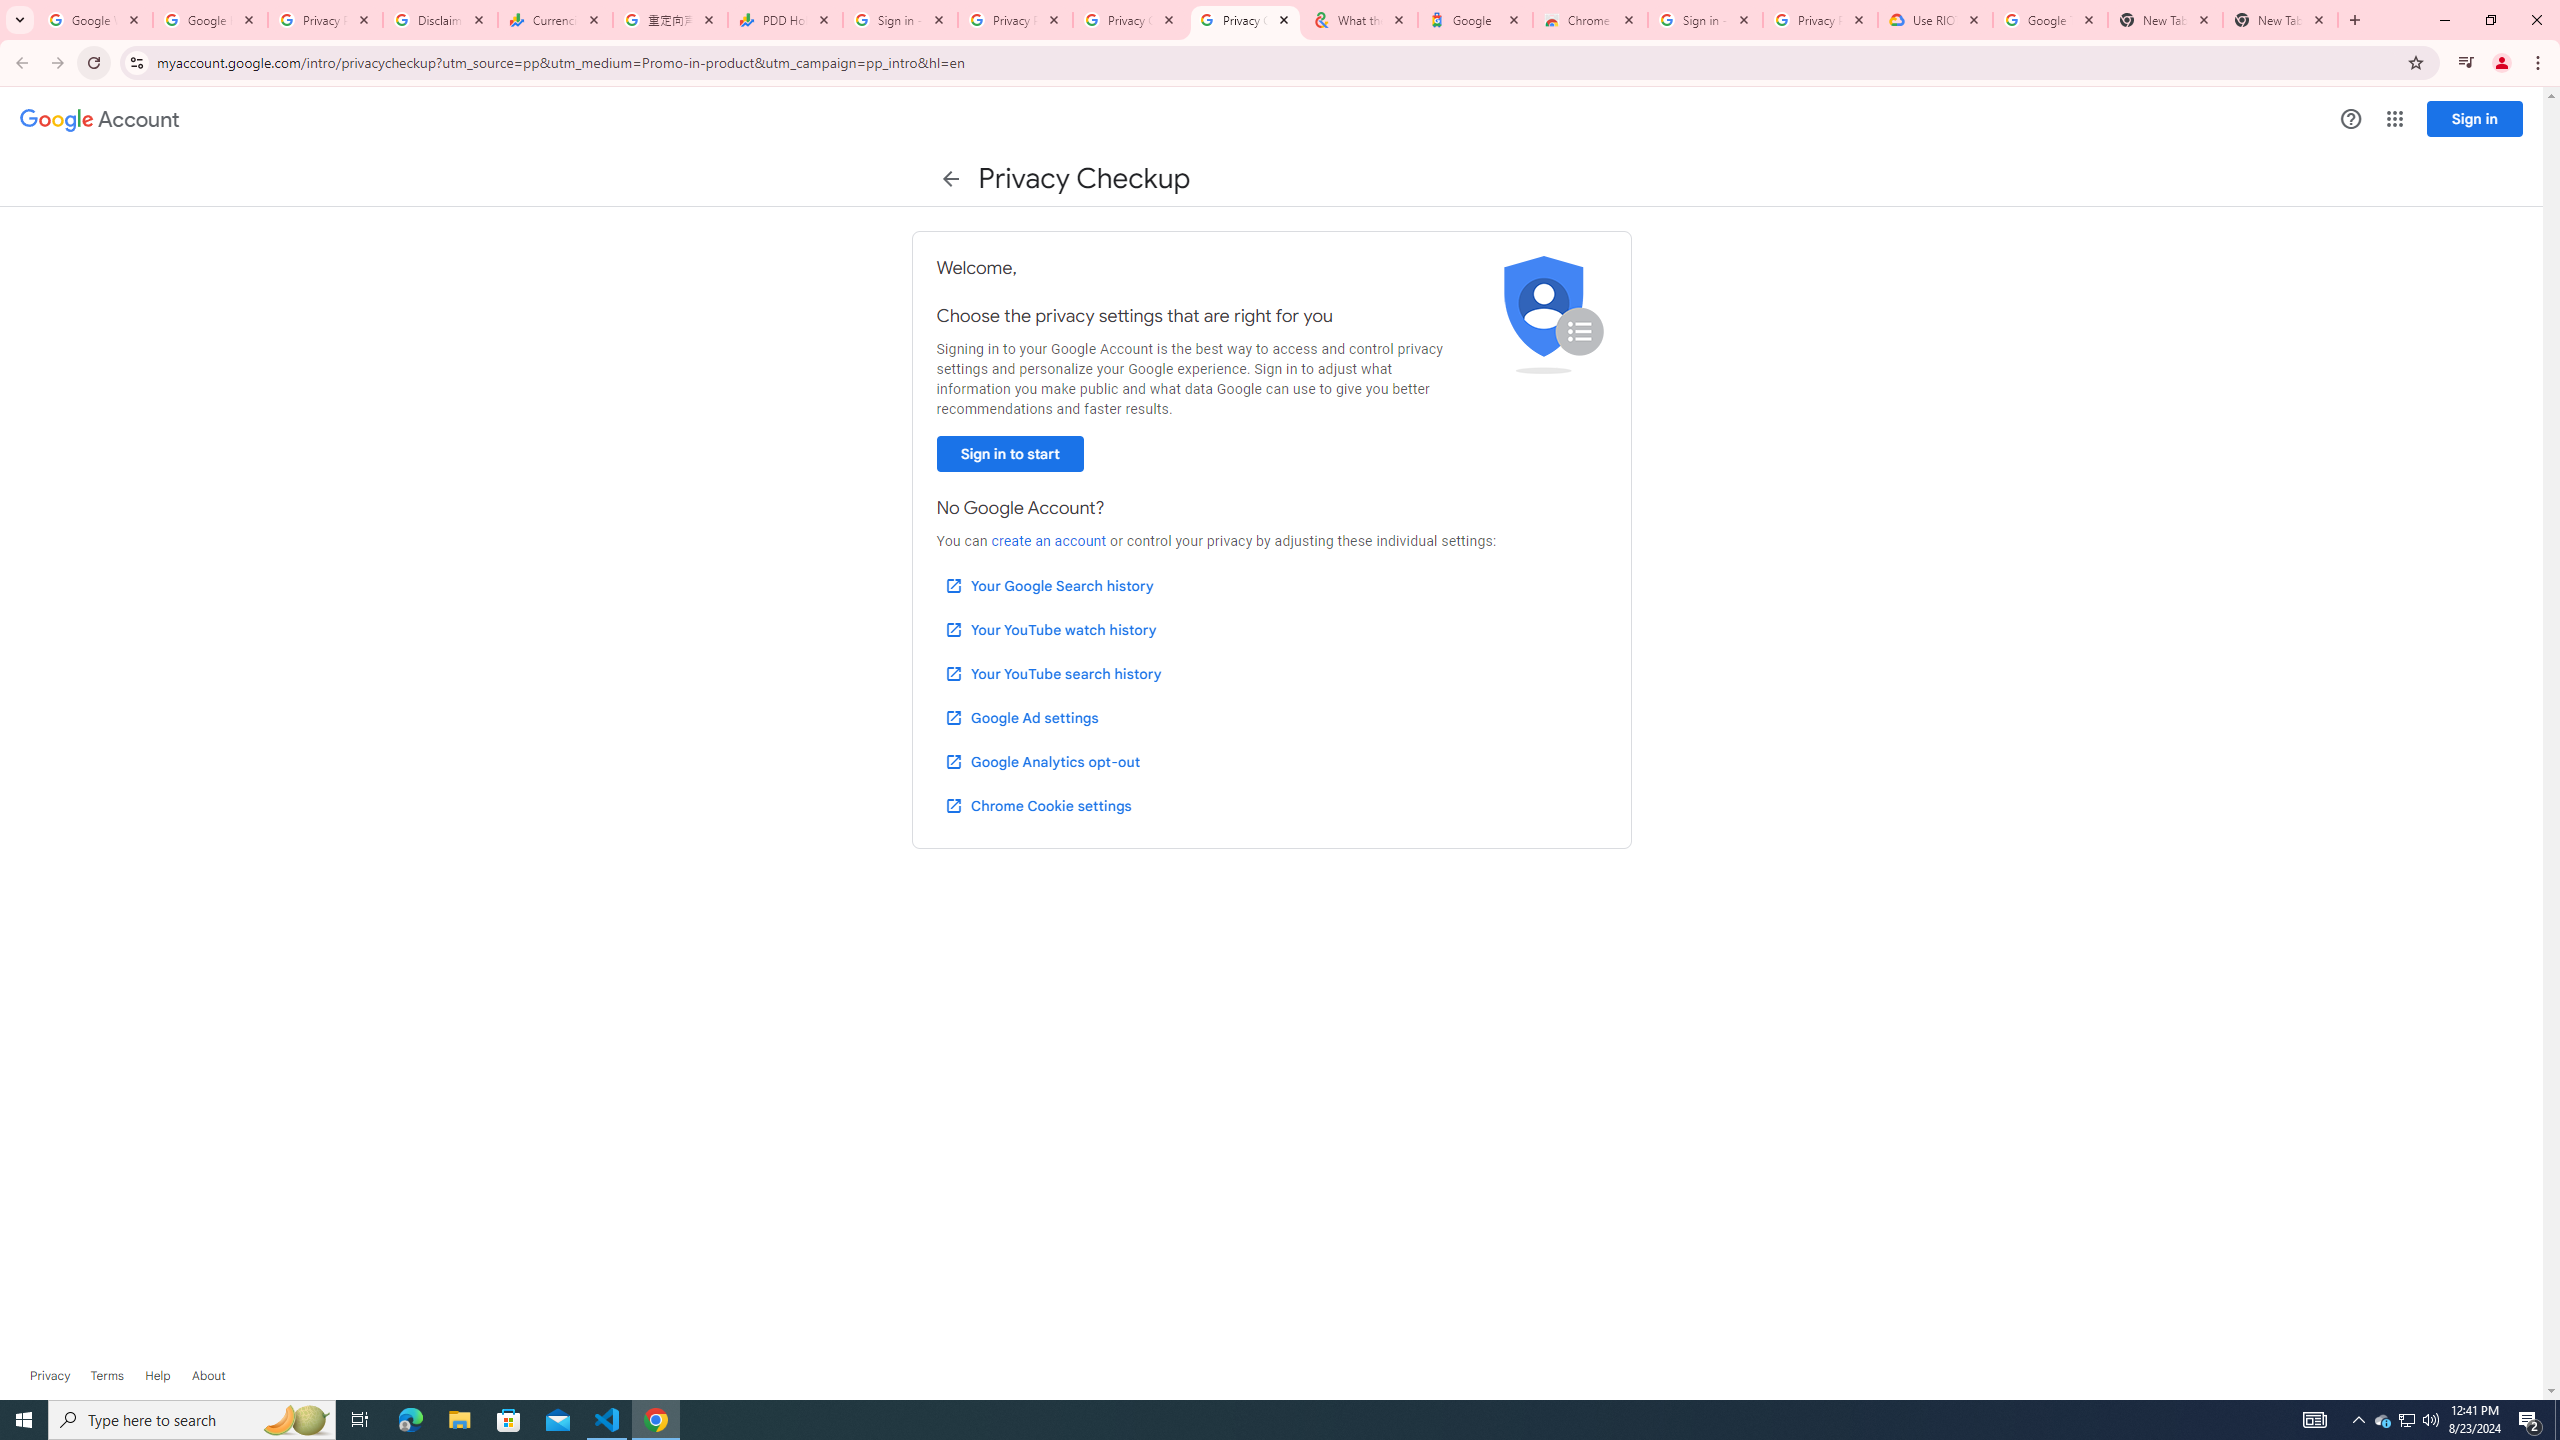 This screenshot has height=1440, width=2560. What do you see at coordinates (98, 119) in the screenshot?
I see `'Google Account settings'` at bounding box center [98, 119].